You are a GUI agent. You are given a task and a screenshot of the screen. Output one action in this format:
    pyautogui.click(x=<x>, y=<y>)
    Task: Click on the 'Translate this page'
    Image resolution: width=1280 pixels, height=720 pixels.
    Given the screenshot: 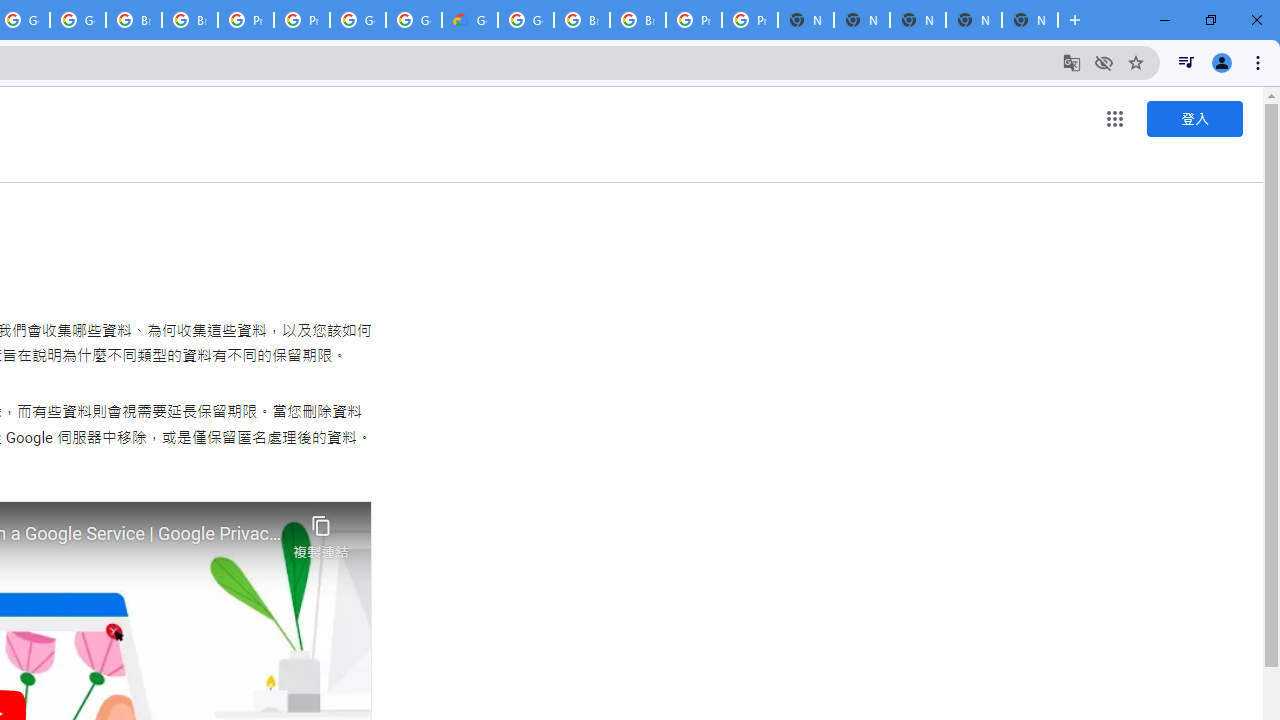 What is the action you would take?
    pyautogui.click(x=1071, y=61)
    